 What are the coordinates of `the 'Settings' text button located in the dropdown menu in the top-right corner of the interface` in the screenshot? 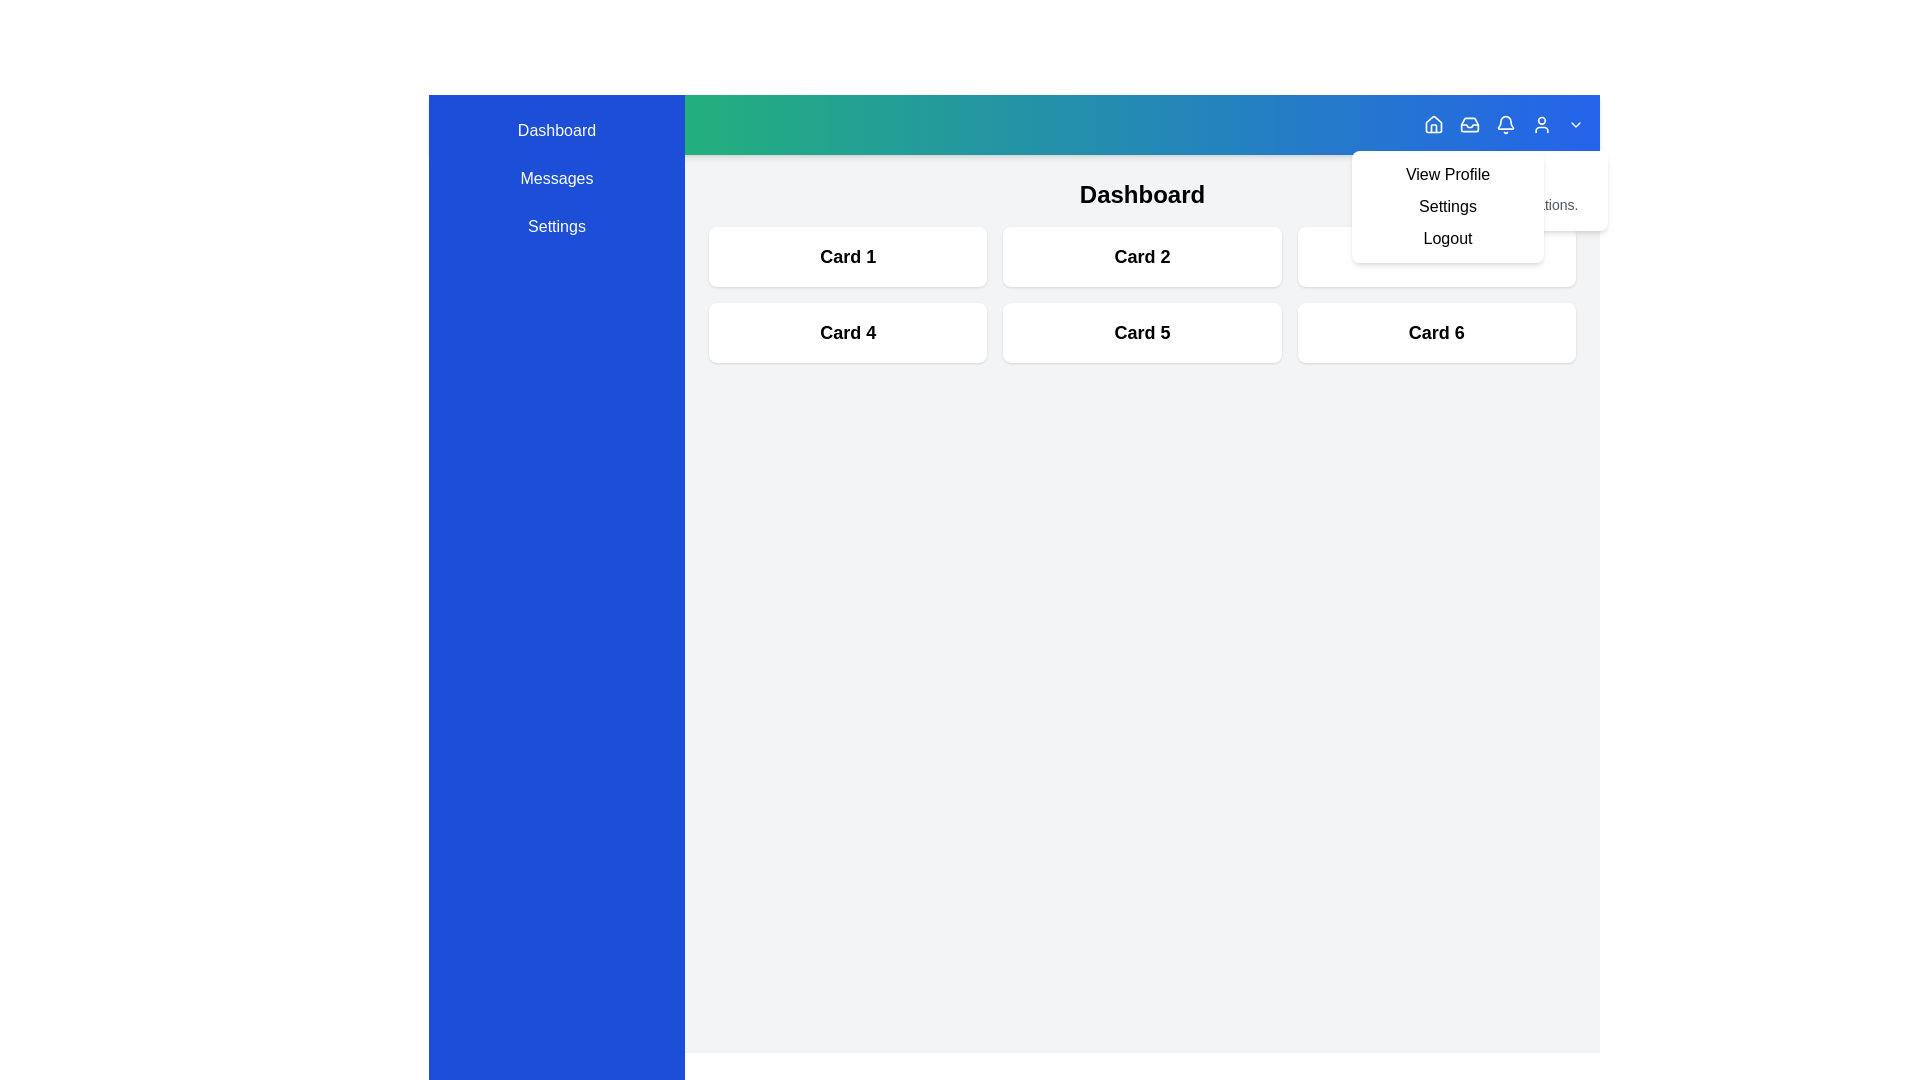 It's located at (1448, 207).